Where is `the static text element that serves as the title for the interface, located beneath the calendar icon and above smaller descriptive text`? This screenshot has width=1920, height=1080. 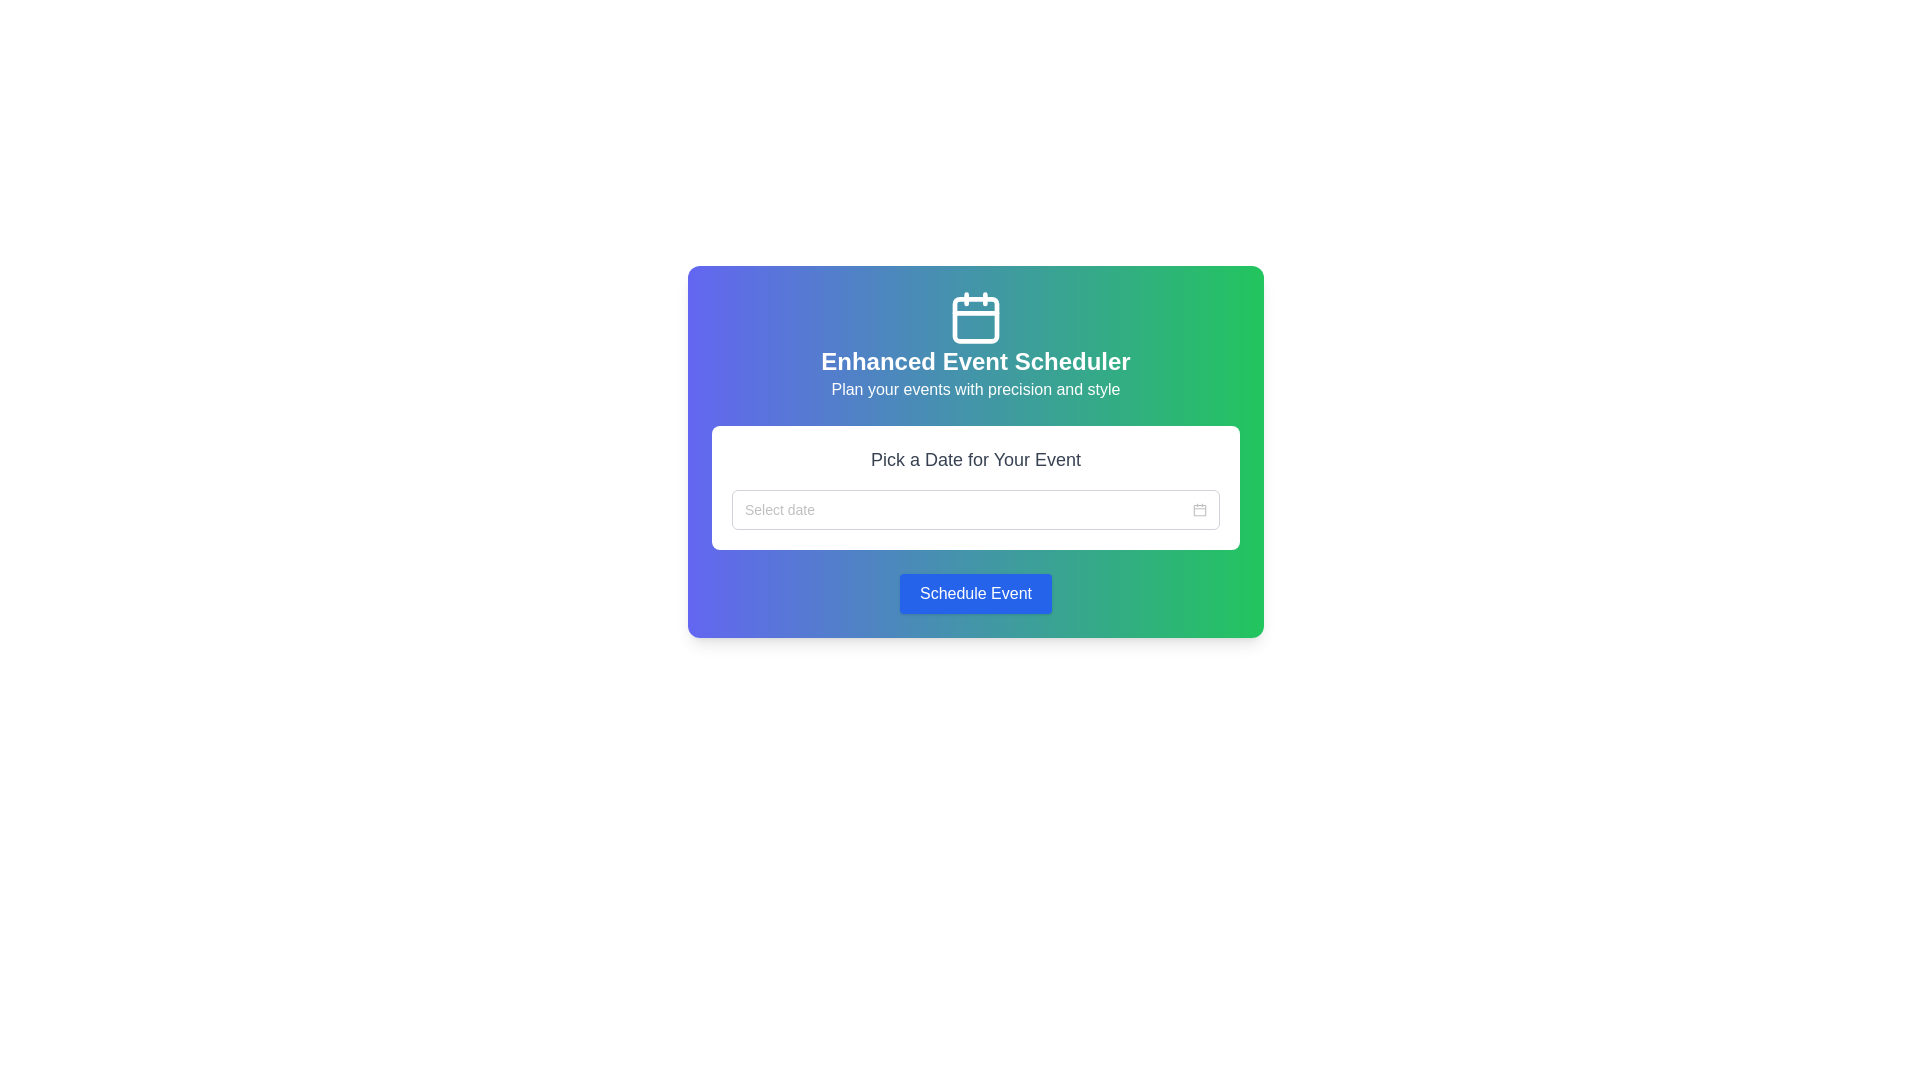 the static text element that serves as the title for the interface, located beneath the calendar icon and above smaller descriptive text is located at coordinates (975, 362).